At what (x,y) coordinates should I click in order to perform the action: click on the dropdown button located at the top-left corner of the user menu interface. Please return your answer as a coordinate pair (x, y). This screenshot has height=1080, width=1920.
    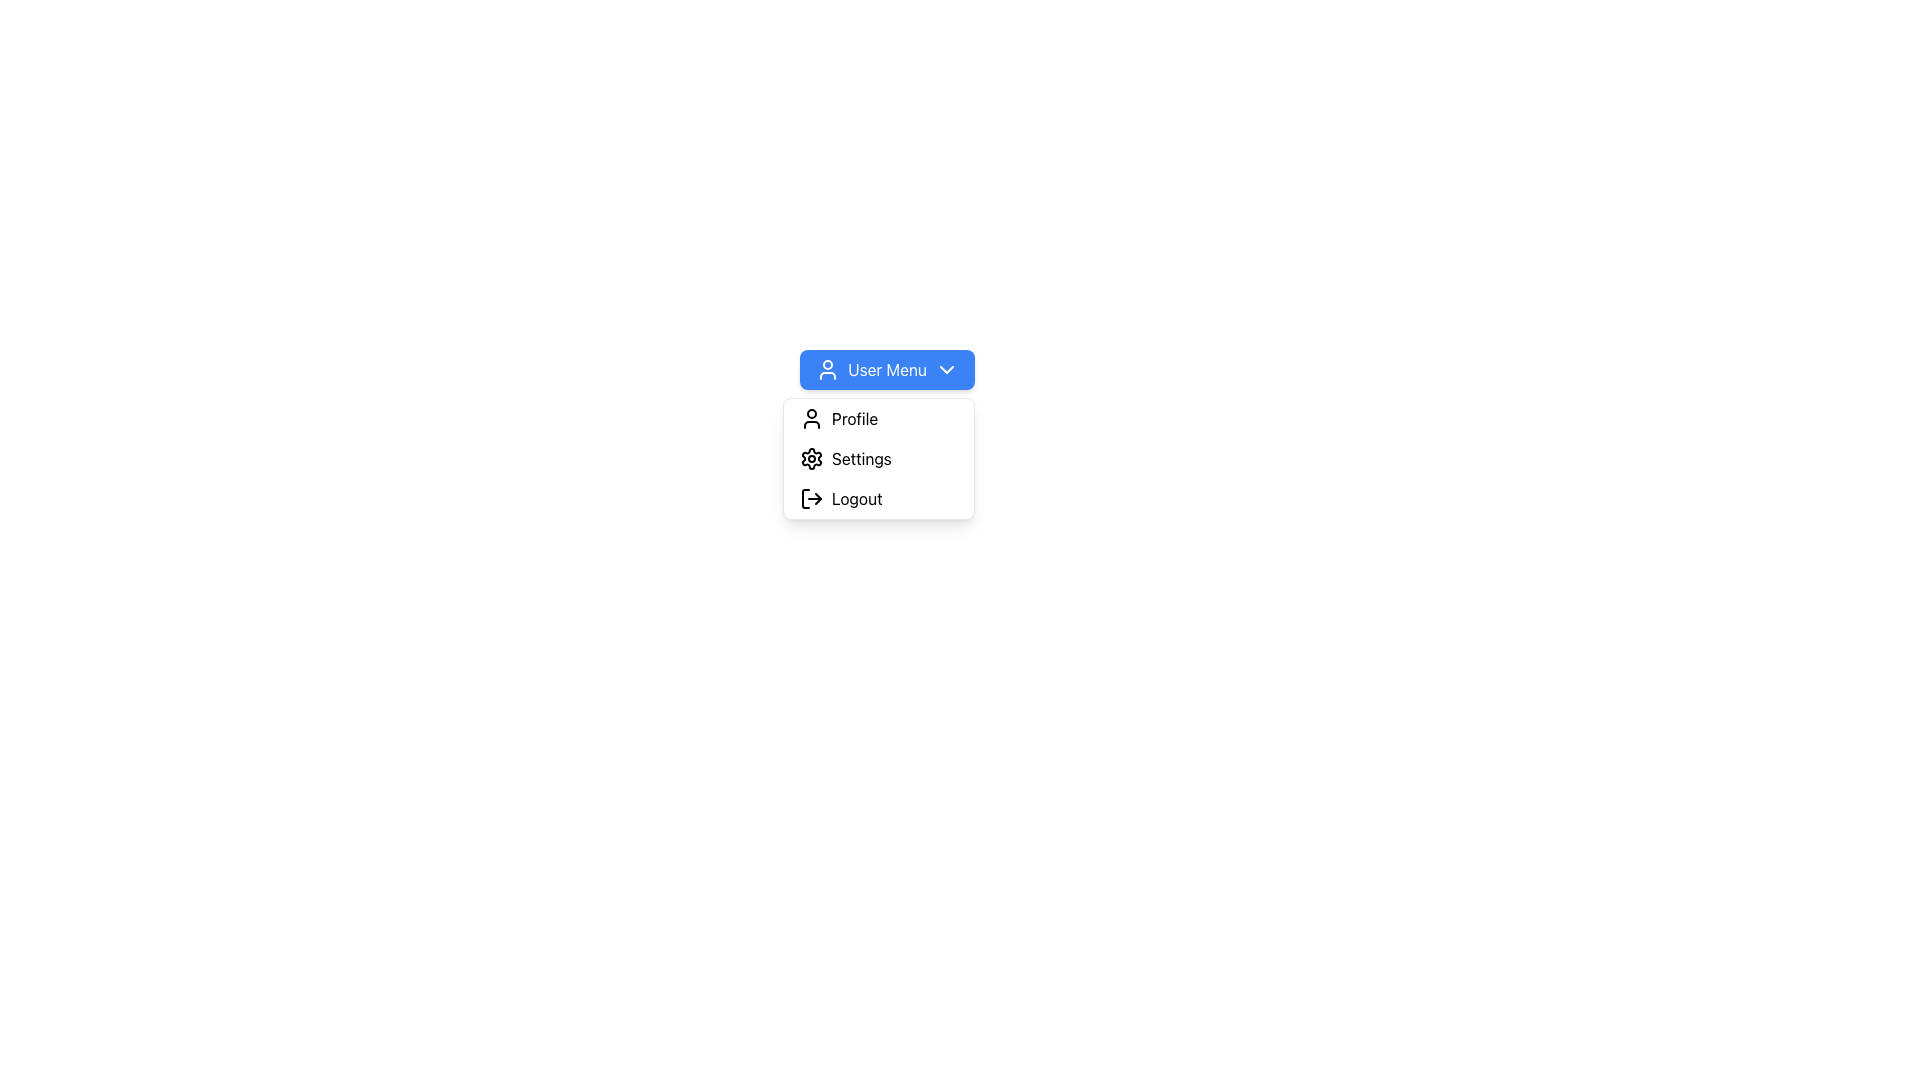
    Looking at the image, I should click on (886, 370).